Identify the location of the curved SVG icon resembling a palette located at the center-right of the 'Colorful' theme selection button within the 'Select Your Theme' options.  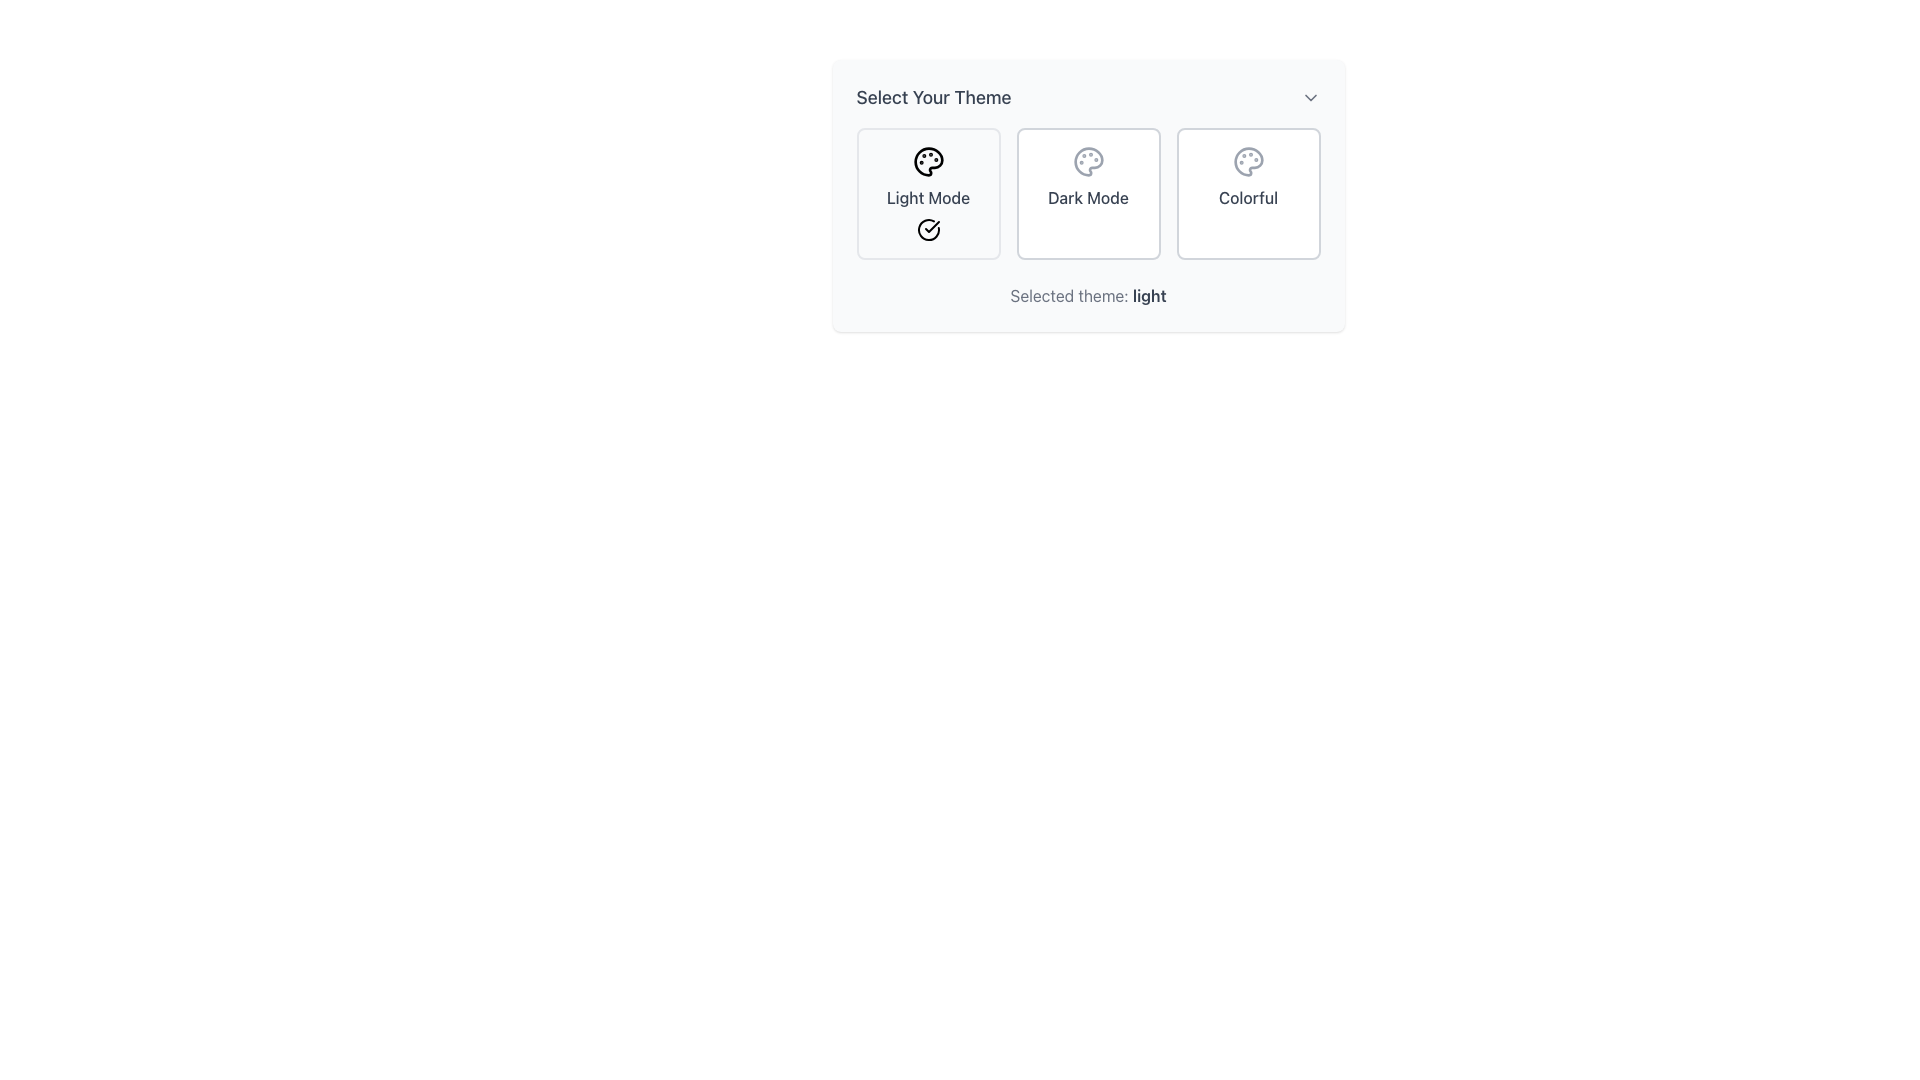
(1247, 161).